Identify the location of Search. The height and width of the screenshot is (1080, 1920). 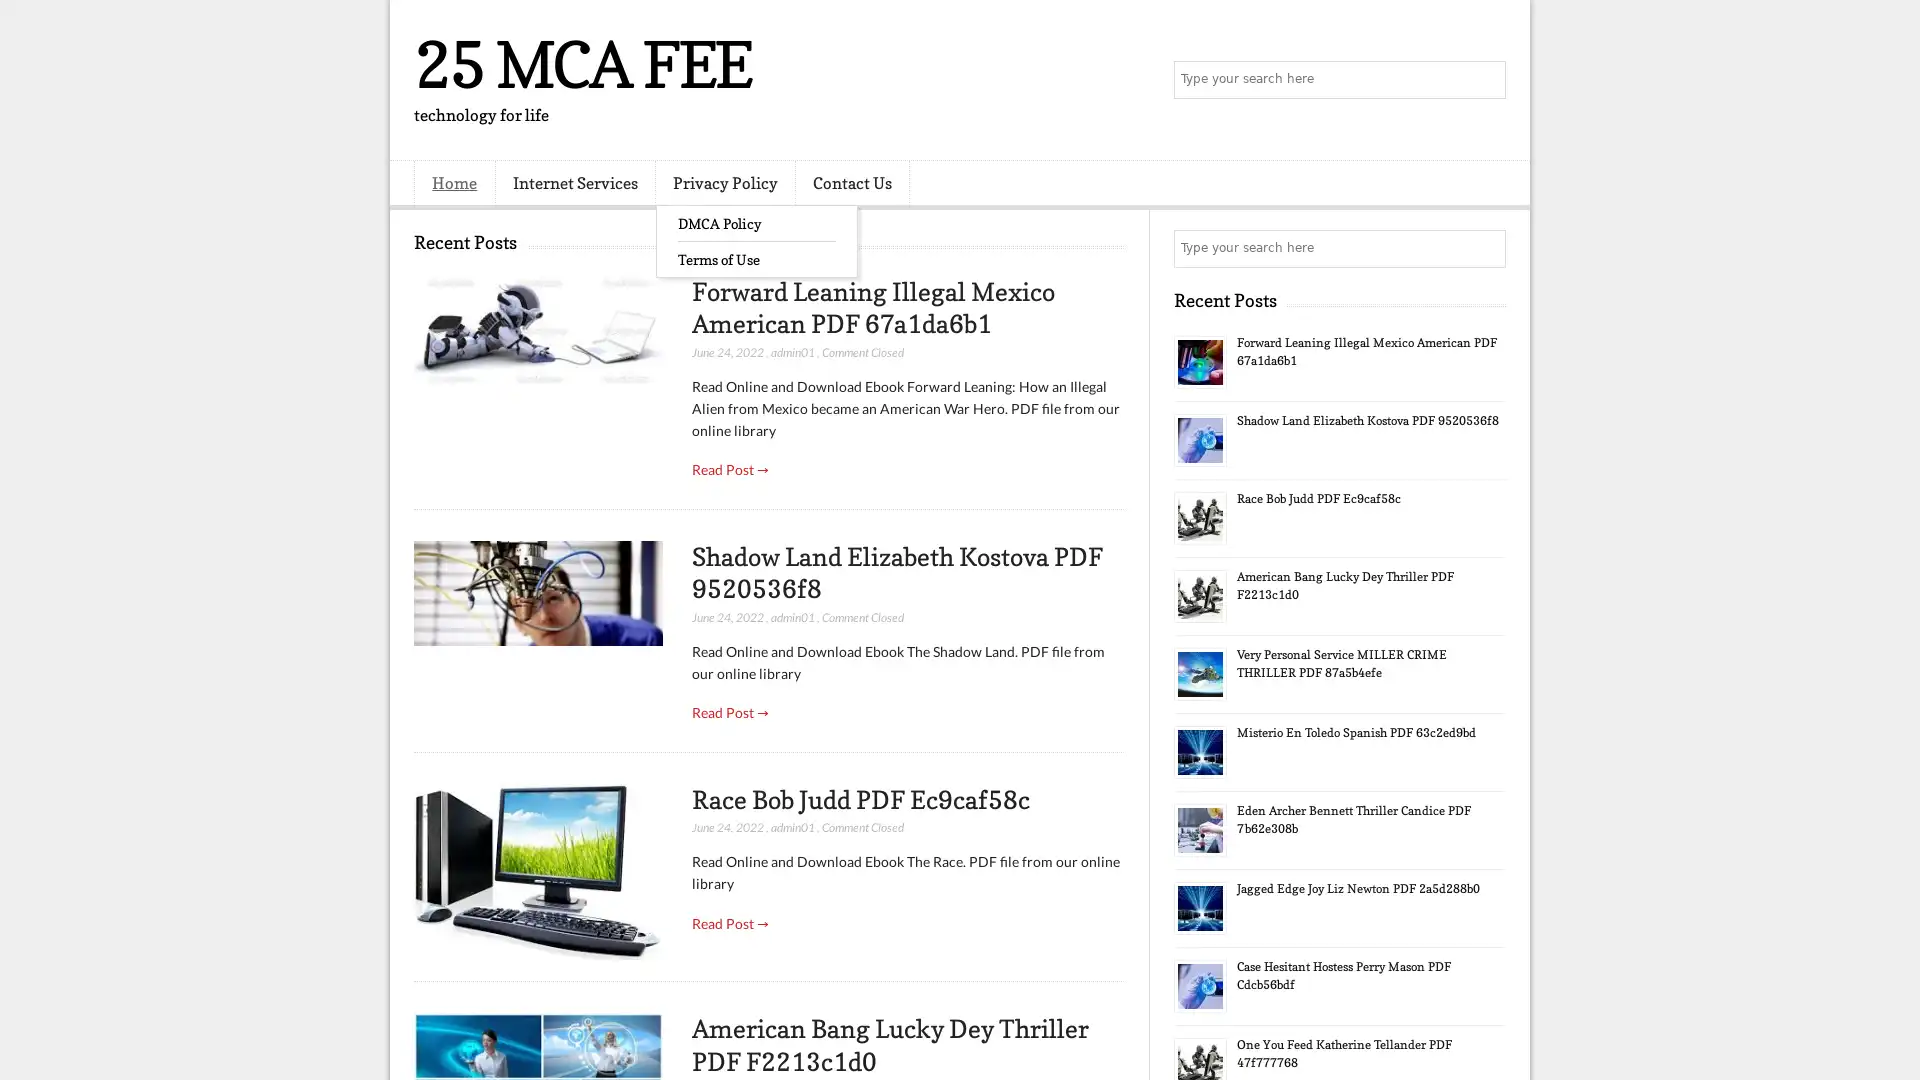
(1485, 248).